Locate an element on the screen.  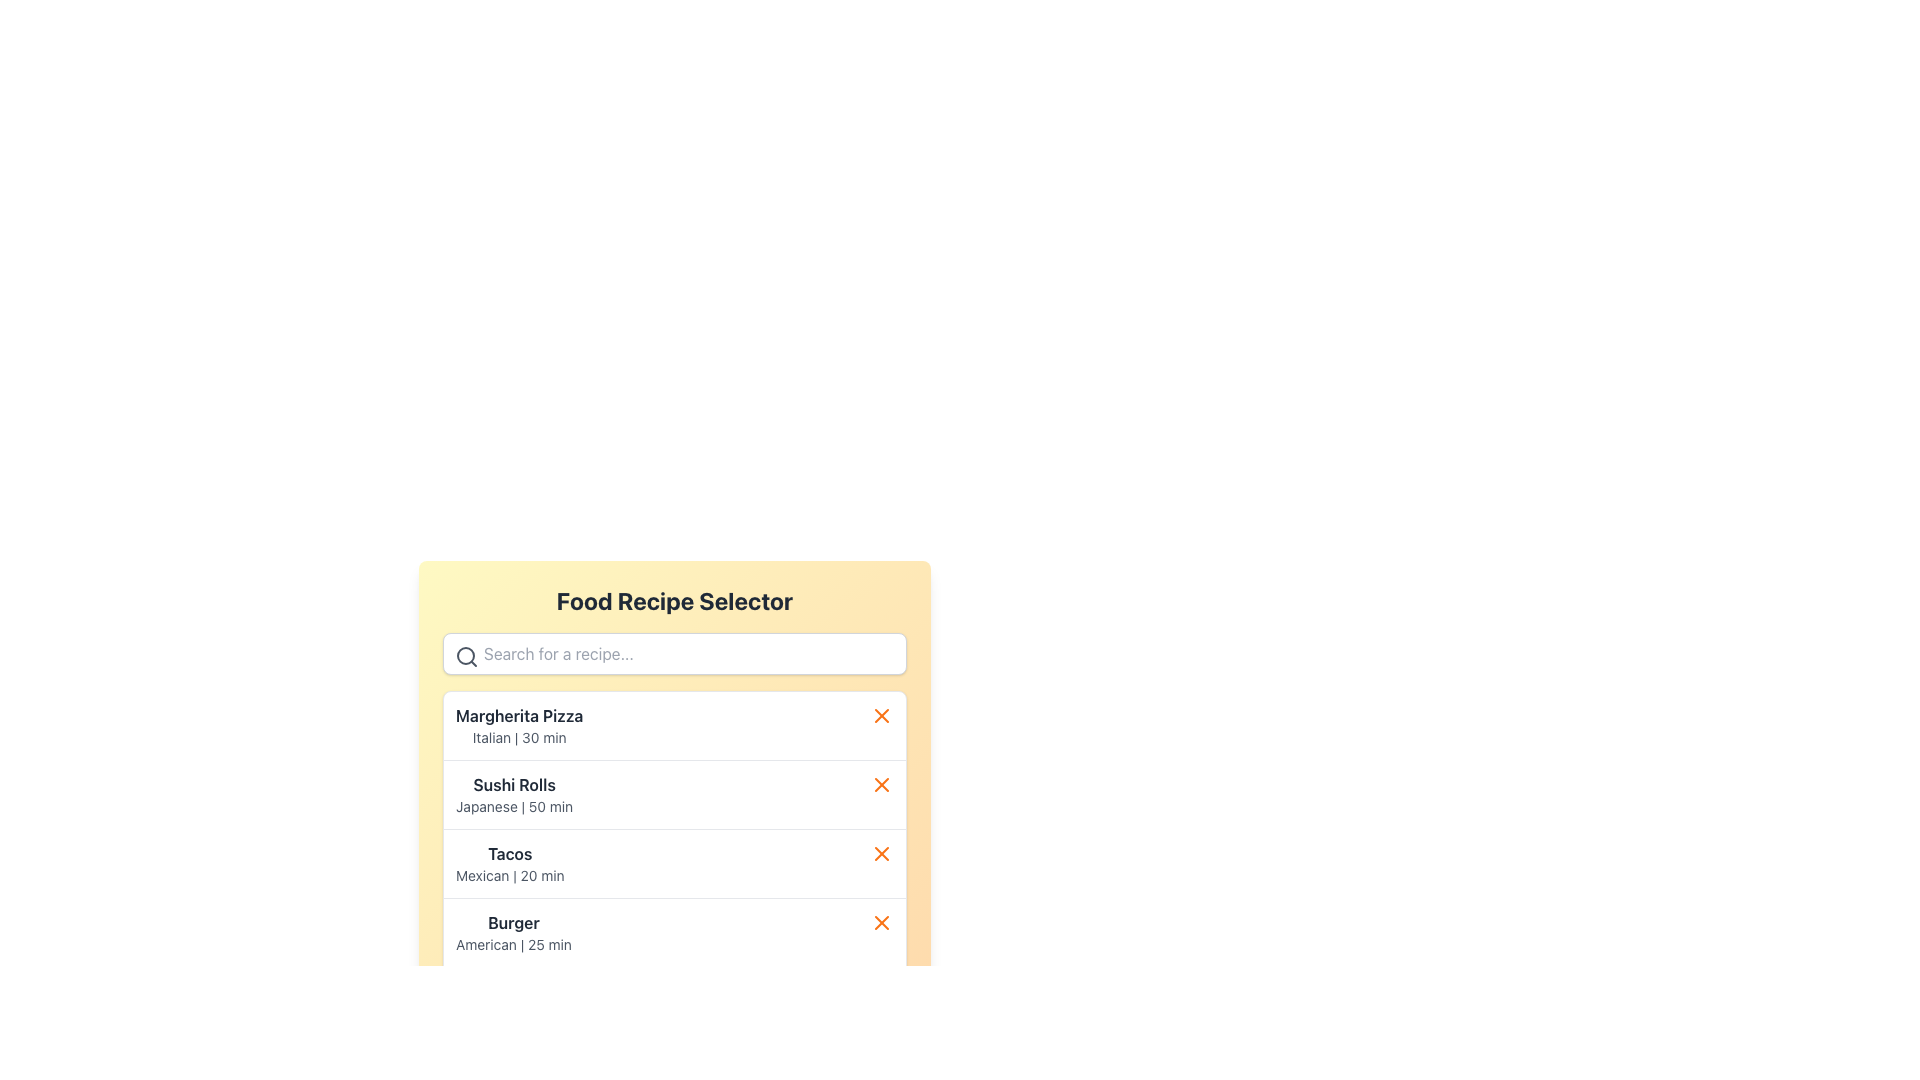
the third food option in the 'Food Recipe Selector' list is located at coordinates (675, 862).